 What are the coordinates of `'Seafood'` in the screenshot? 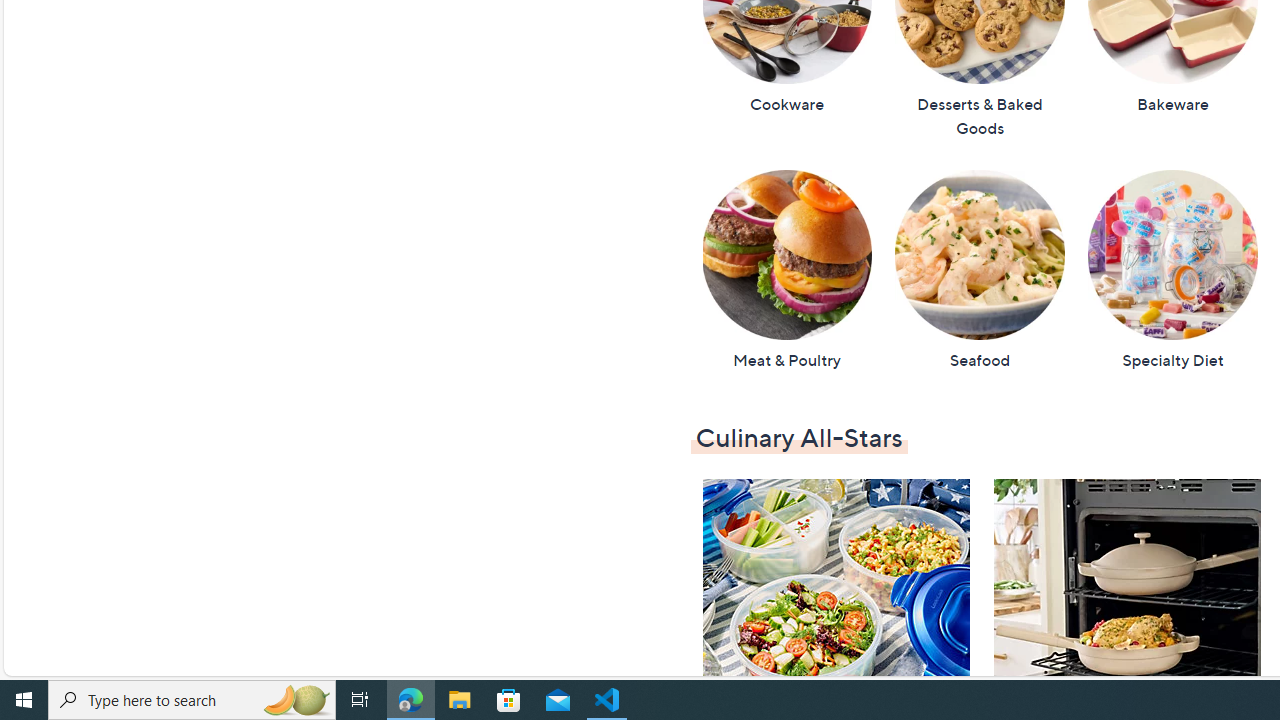 It's located at (979, 270).